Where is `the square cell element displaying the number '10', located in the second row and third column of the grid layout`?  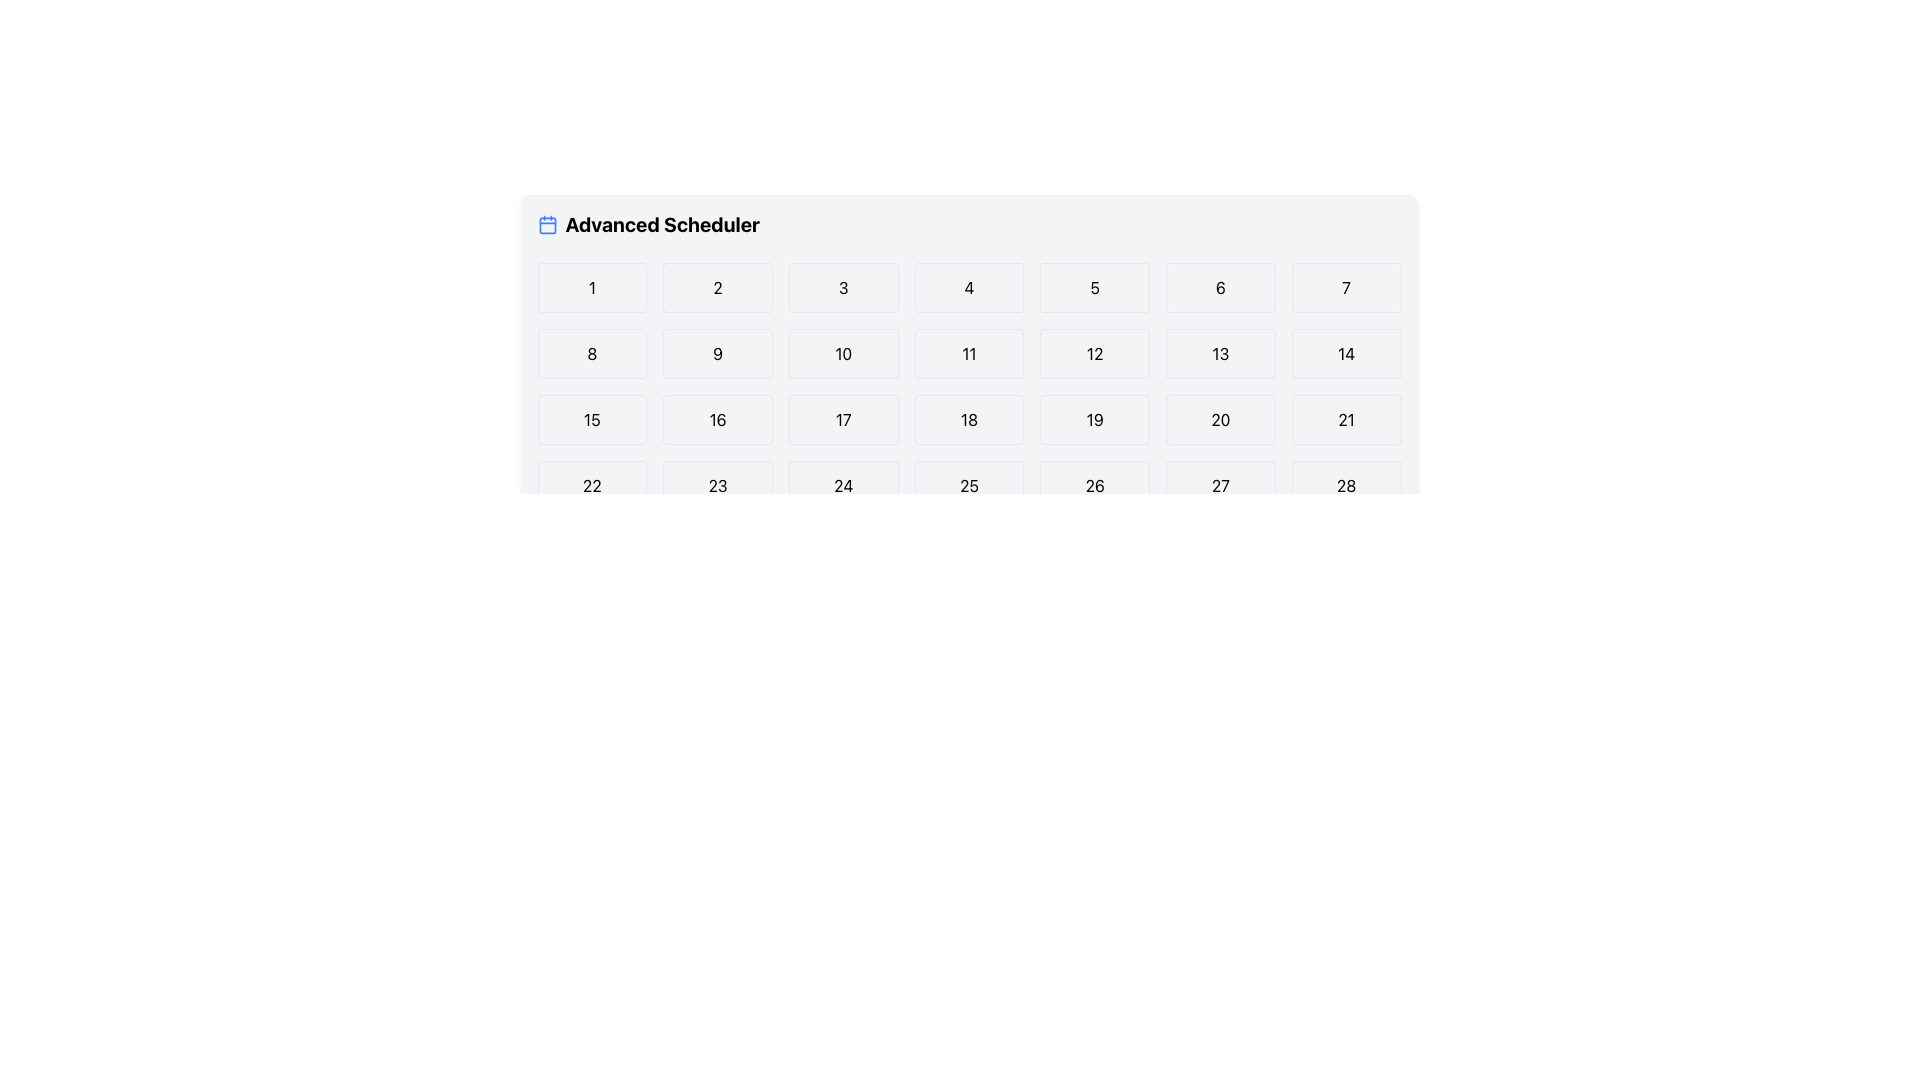
the square cell element displaying the number '10', located in the second row and third column of the grid layout is located at coordinates (843, 353).